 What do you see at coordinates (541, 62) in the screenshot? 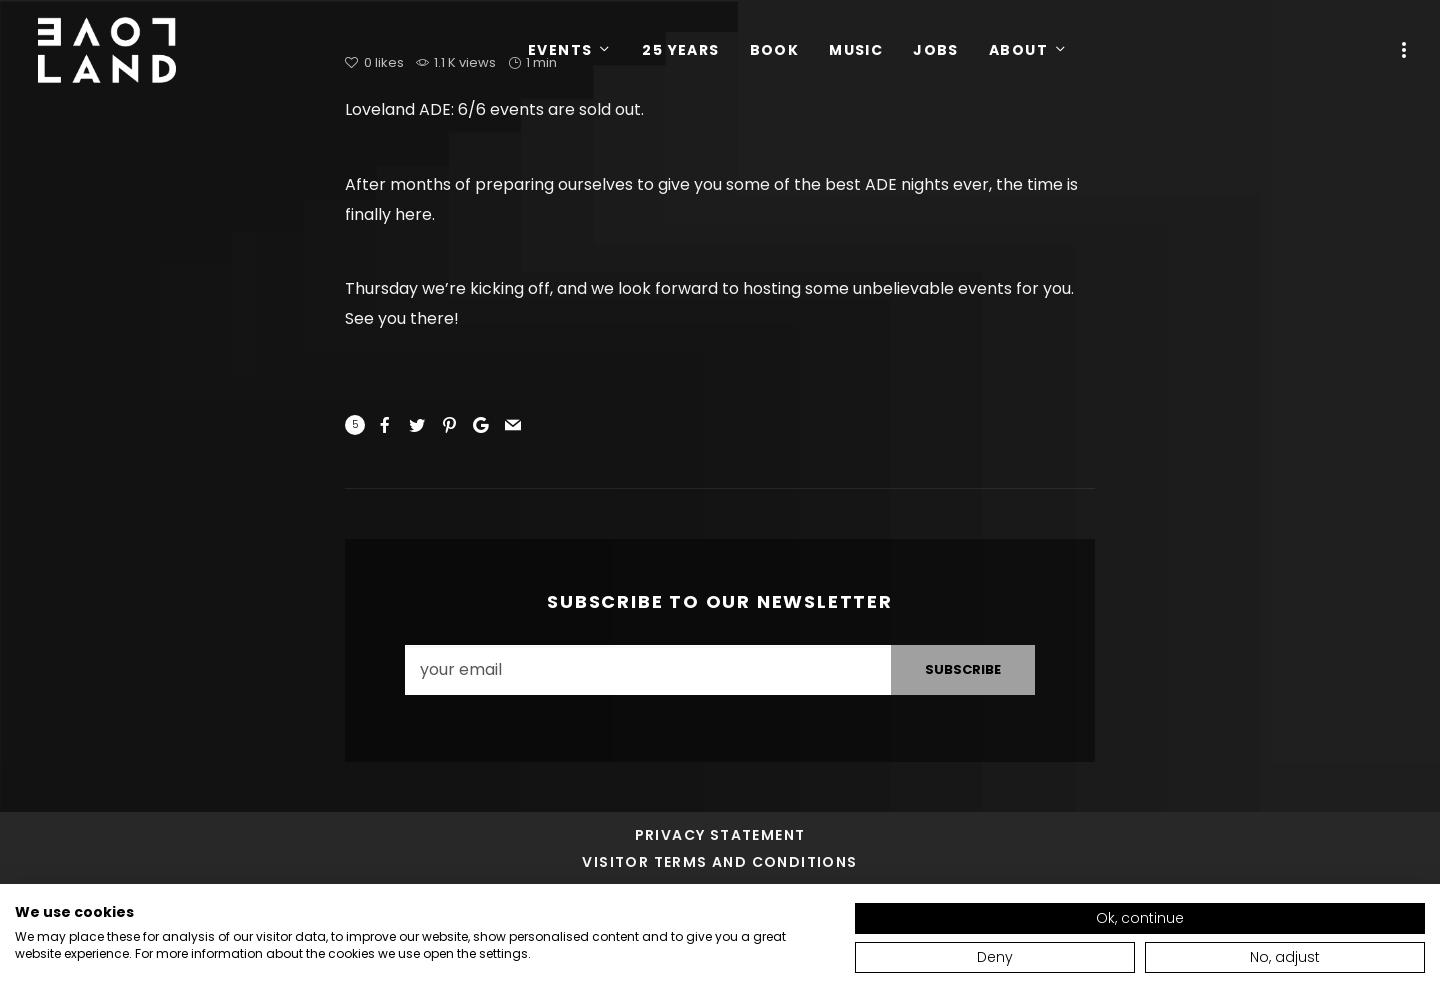
I see `'1 min'` at bounding box center [541, 62].